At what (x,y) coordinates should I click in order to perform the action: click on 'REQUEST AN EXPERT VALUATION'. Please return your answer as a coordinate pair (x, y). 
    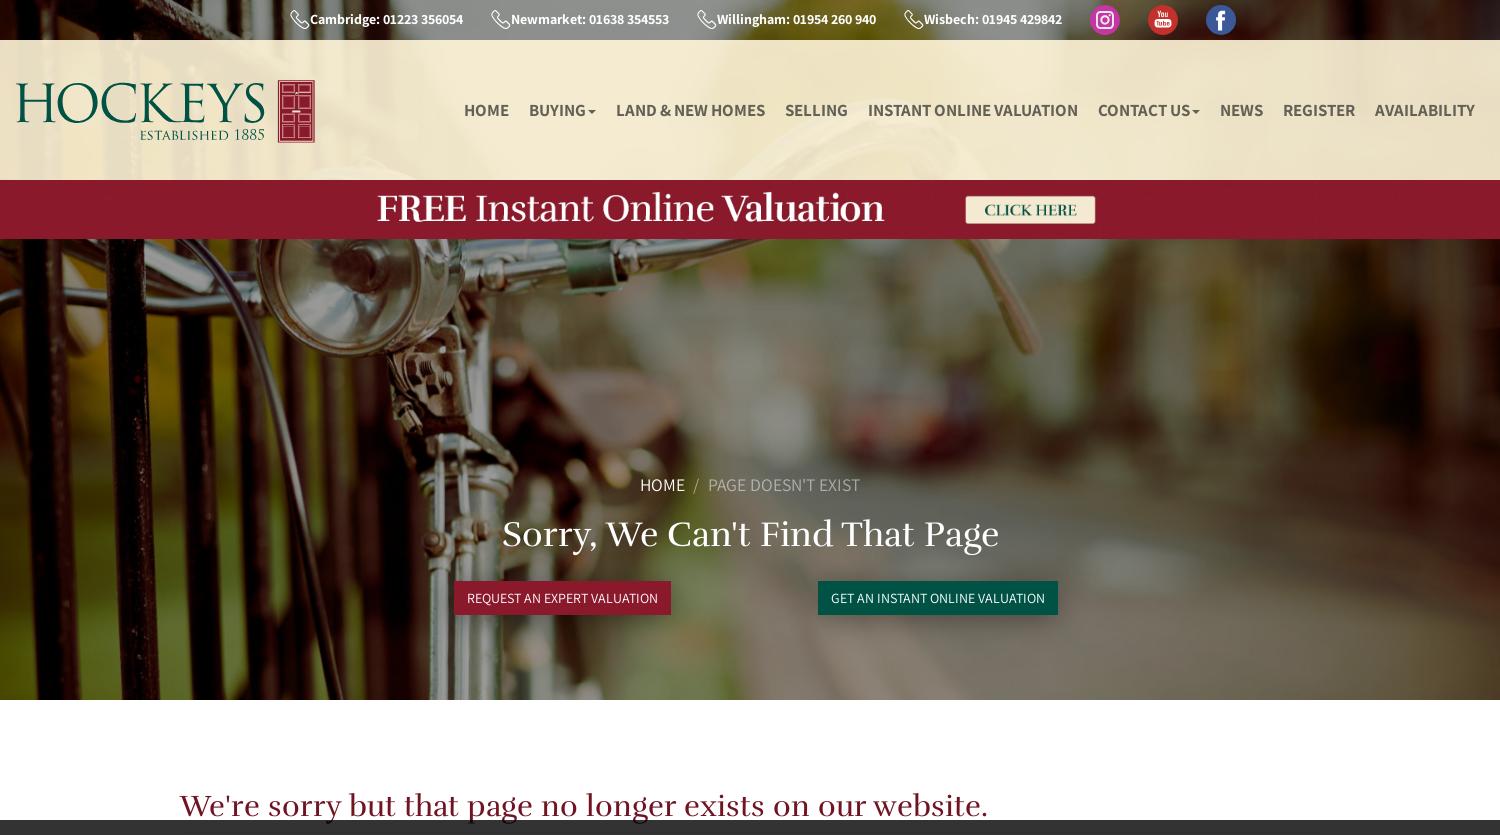
    Looking at the image, I should click on (562, 597).